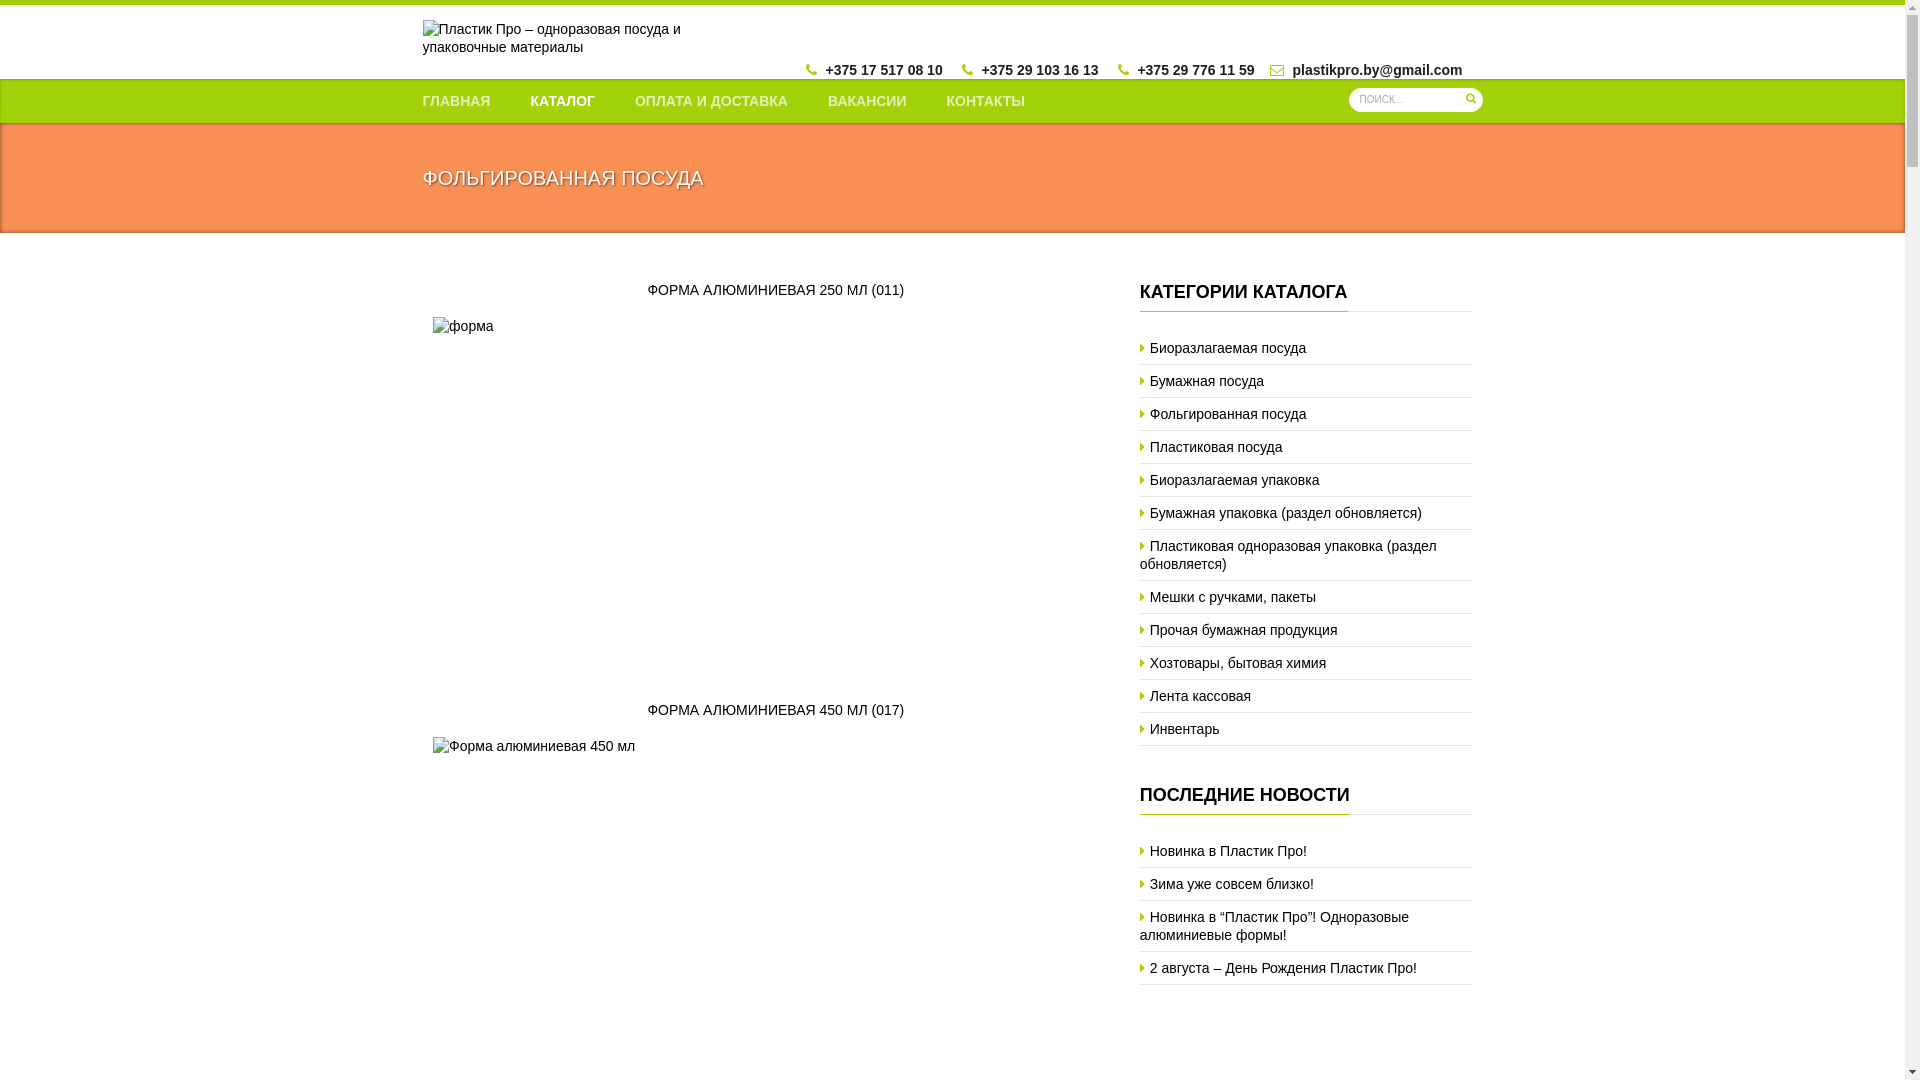 The width and height of the screenshot is (1920, 1080). I want to click on 'plastikpro.by@gmail.com', so click(1376, 68).